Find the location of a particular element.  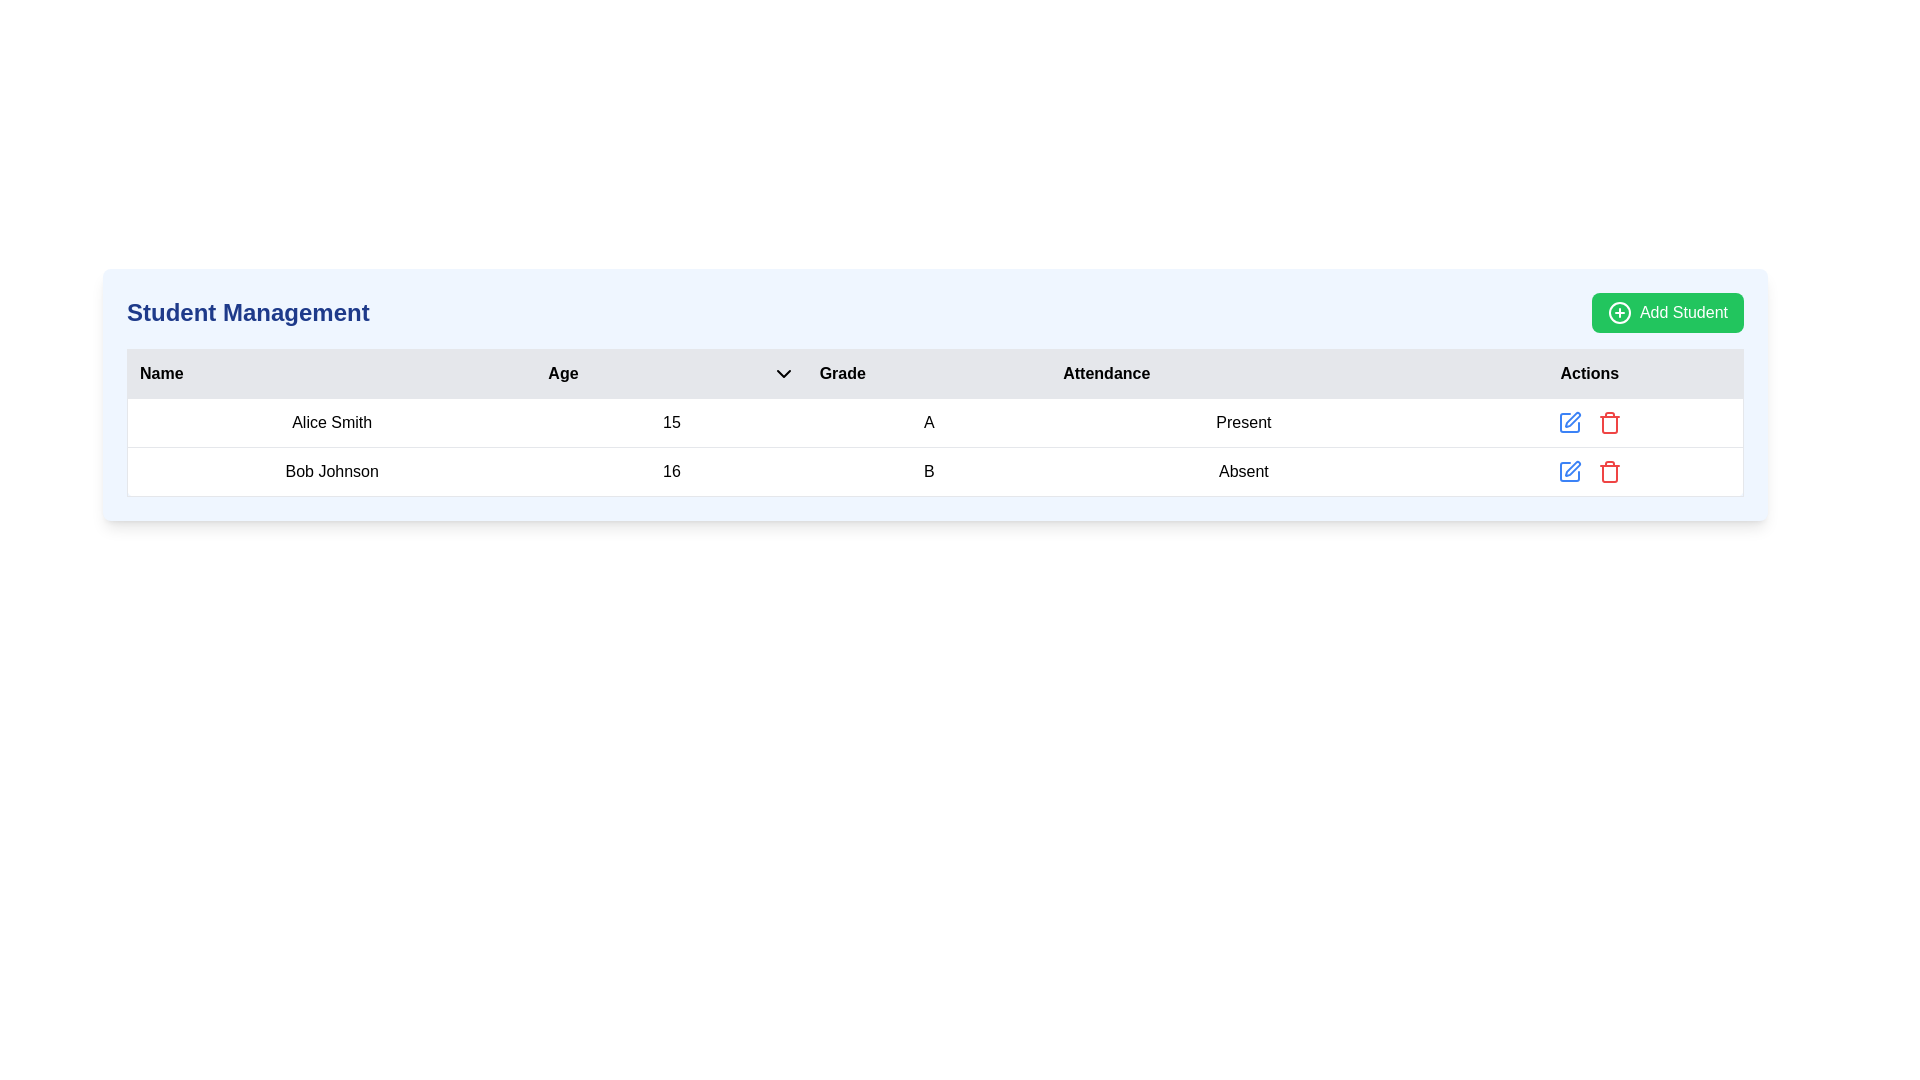

the control group containing action buttons for the entry 'Alice Smith, Age 15, Grade A, Attendance Present' is located at coordinates (1588, 422).